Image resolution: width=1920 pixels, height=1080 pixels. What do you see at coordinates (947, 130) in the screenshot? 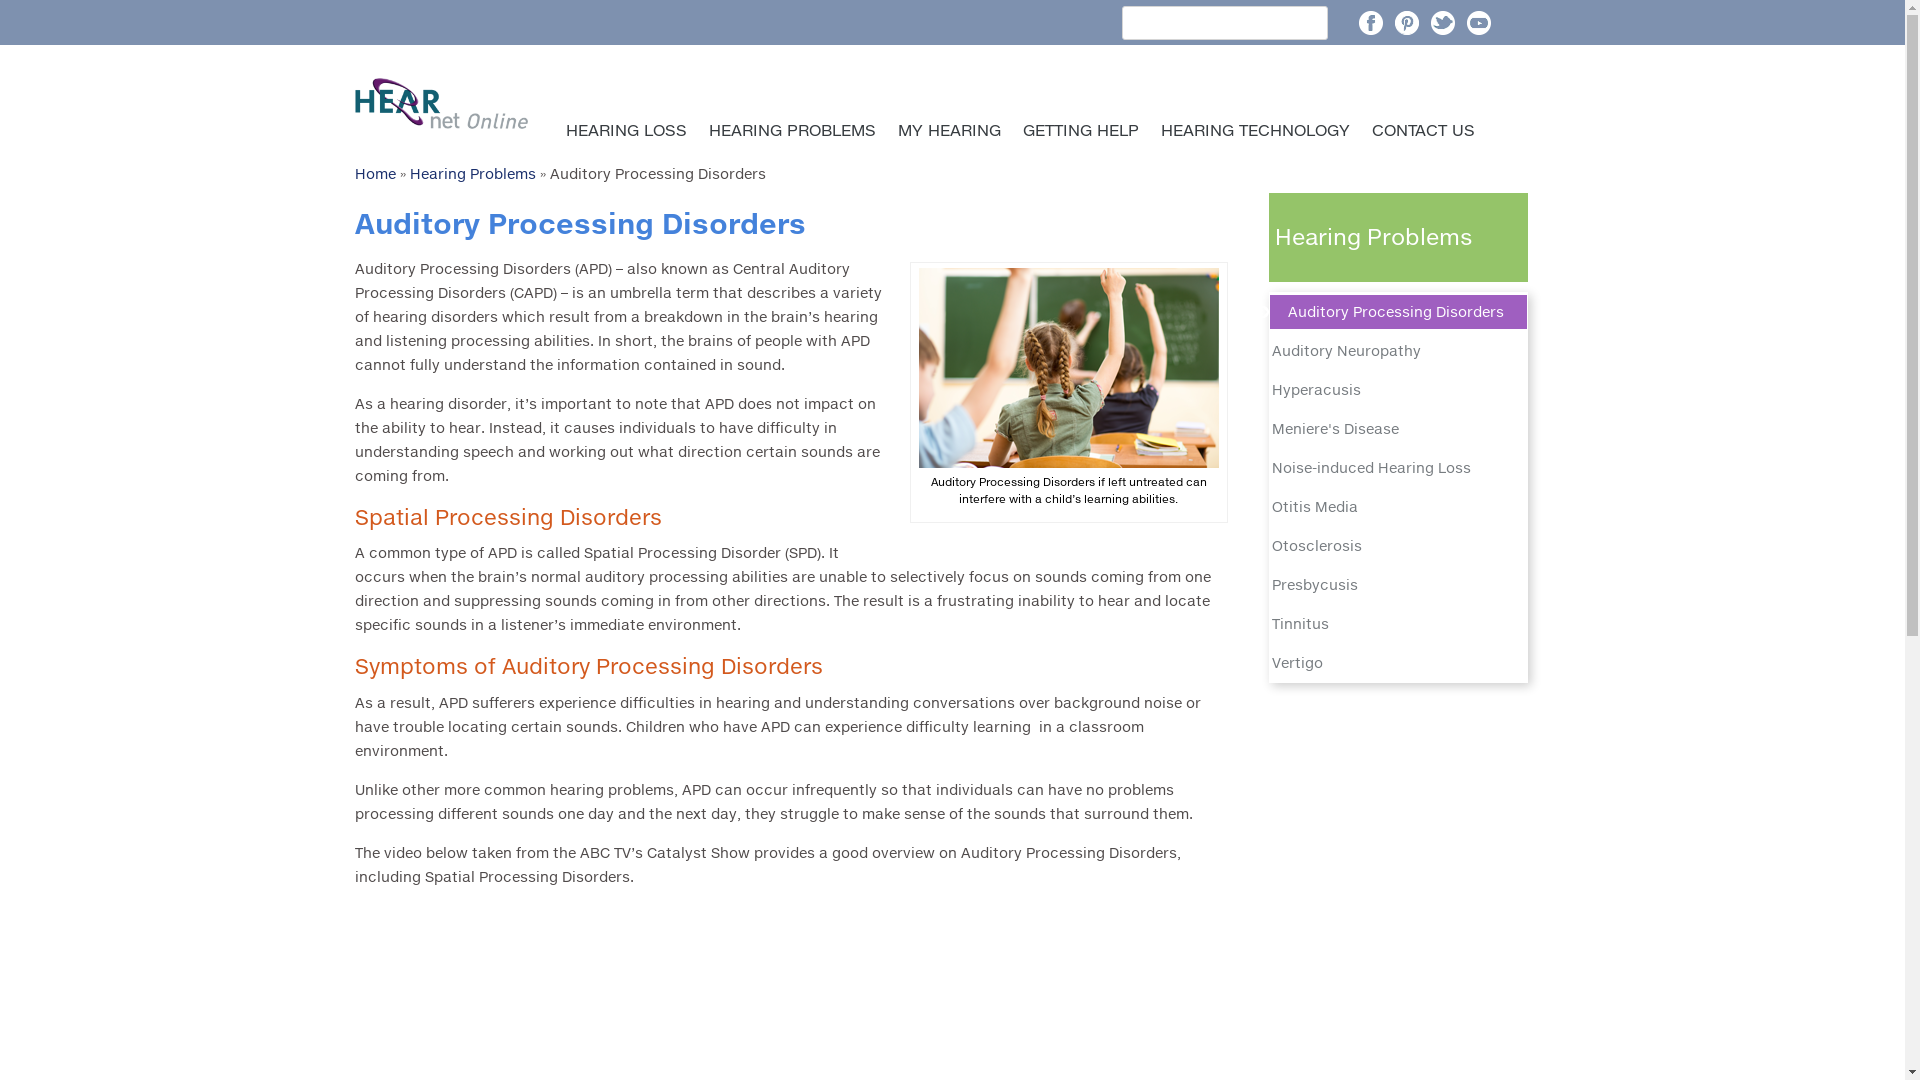
I see `'MY HEARING'` at bounding box center [947, 130].